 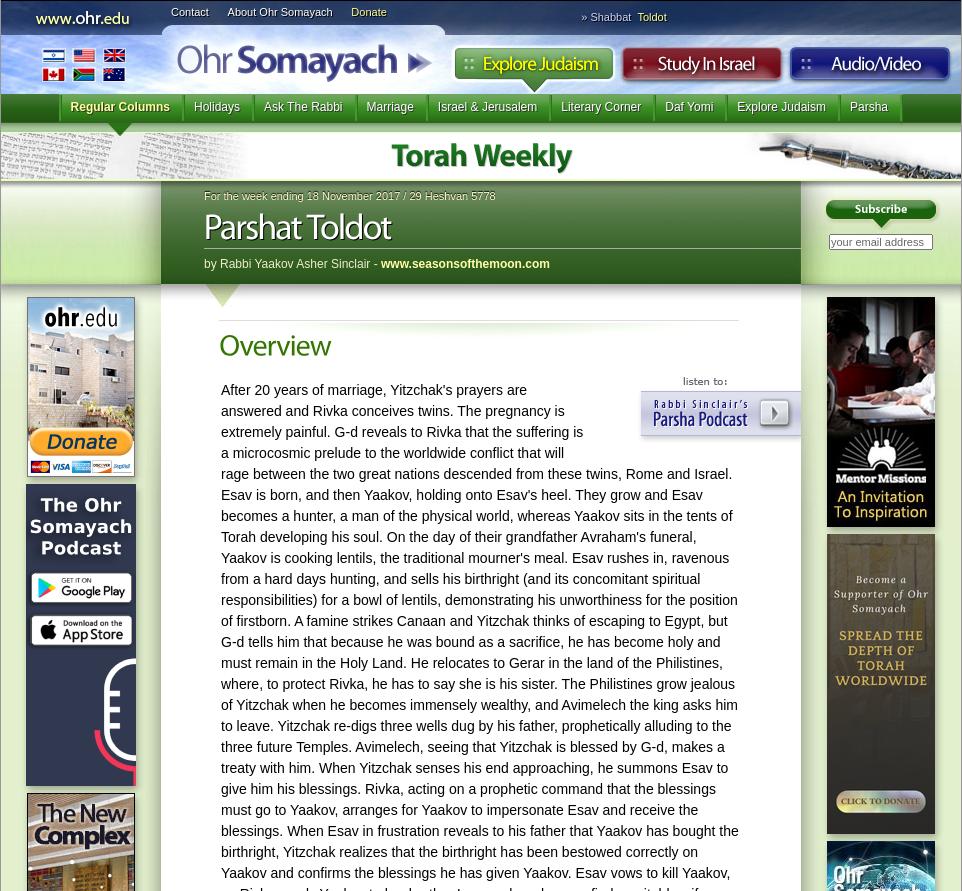 I want to click on 'Literary Corner', so click(x=599, y=106).